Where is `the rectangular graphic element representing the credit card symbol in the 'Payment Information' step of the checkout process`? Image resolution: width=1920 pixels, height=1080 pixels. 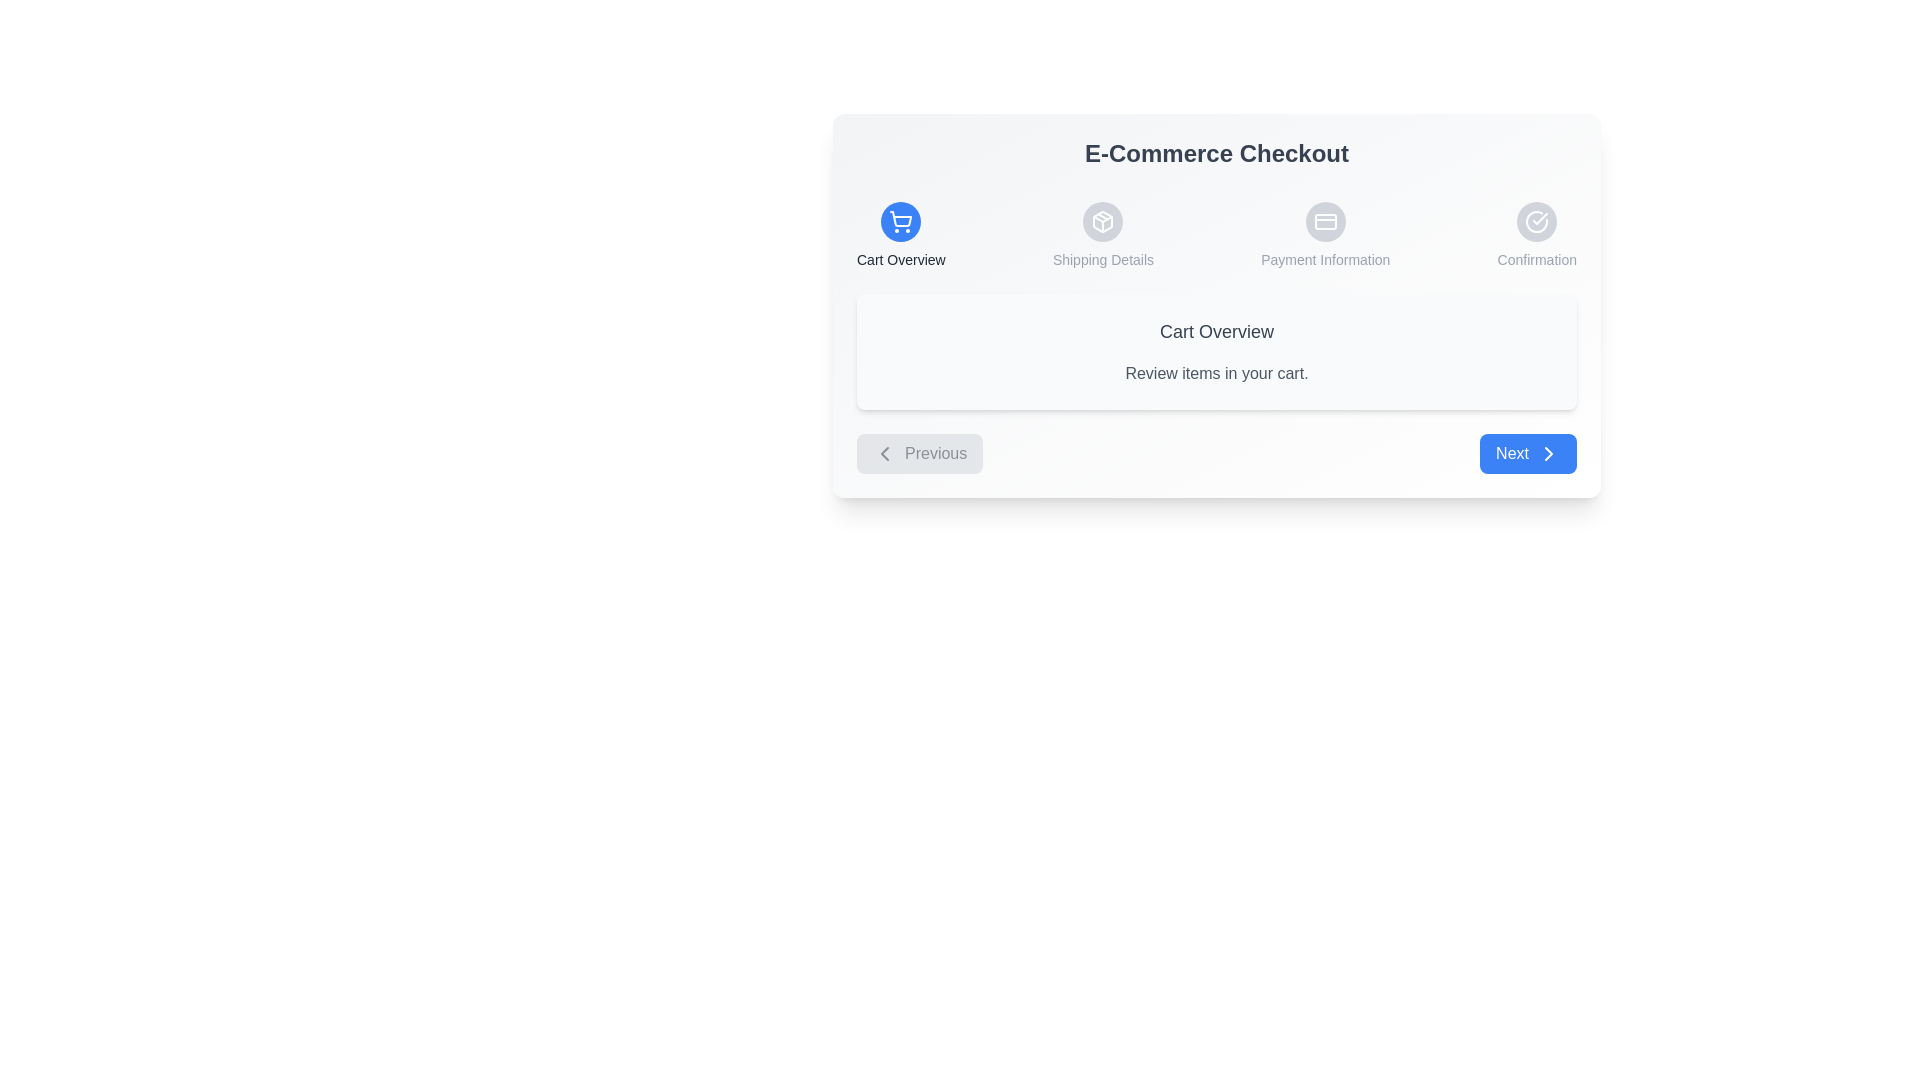
the rectangular graphic element representing the credit card symbol in the 'Payment Information' step of the checkout process is located at coordinates (1325, 222).